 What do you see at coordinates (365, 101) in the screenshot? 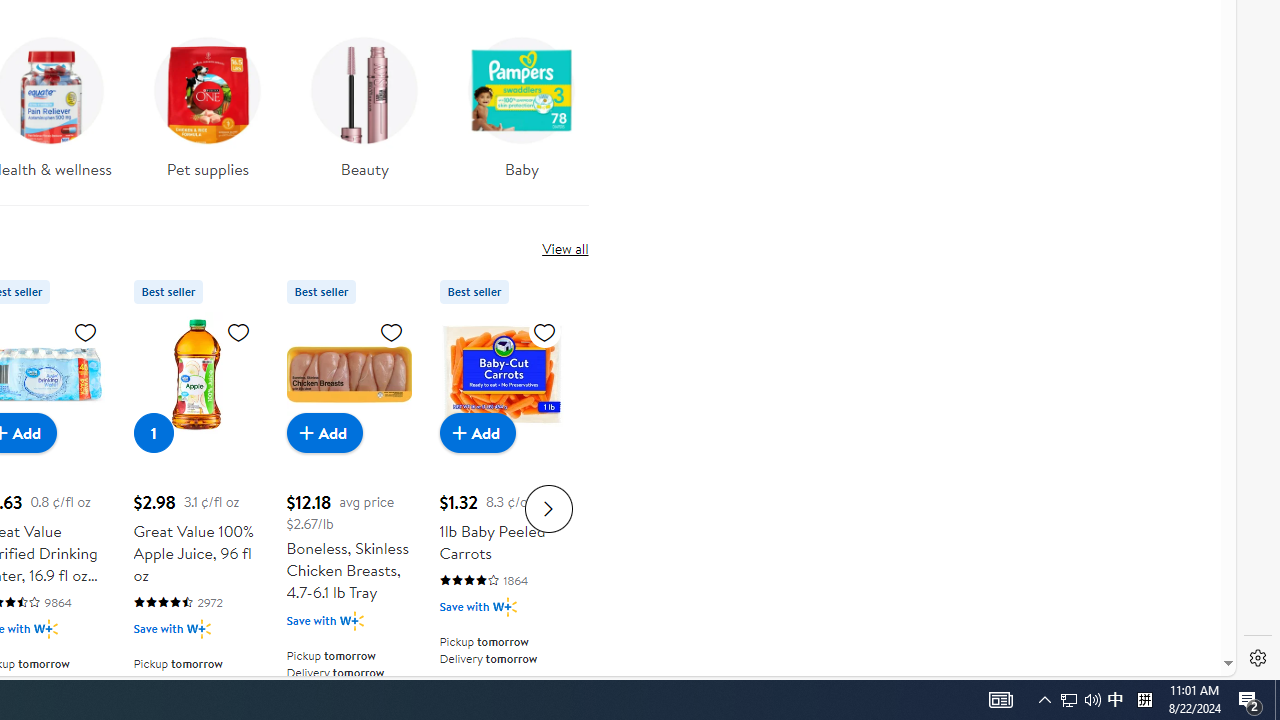
I see `'Beauty'` at bounding box center [365, 101].